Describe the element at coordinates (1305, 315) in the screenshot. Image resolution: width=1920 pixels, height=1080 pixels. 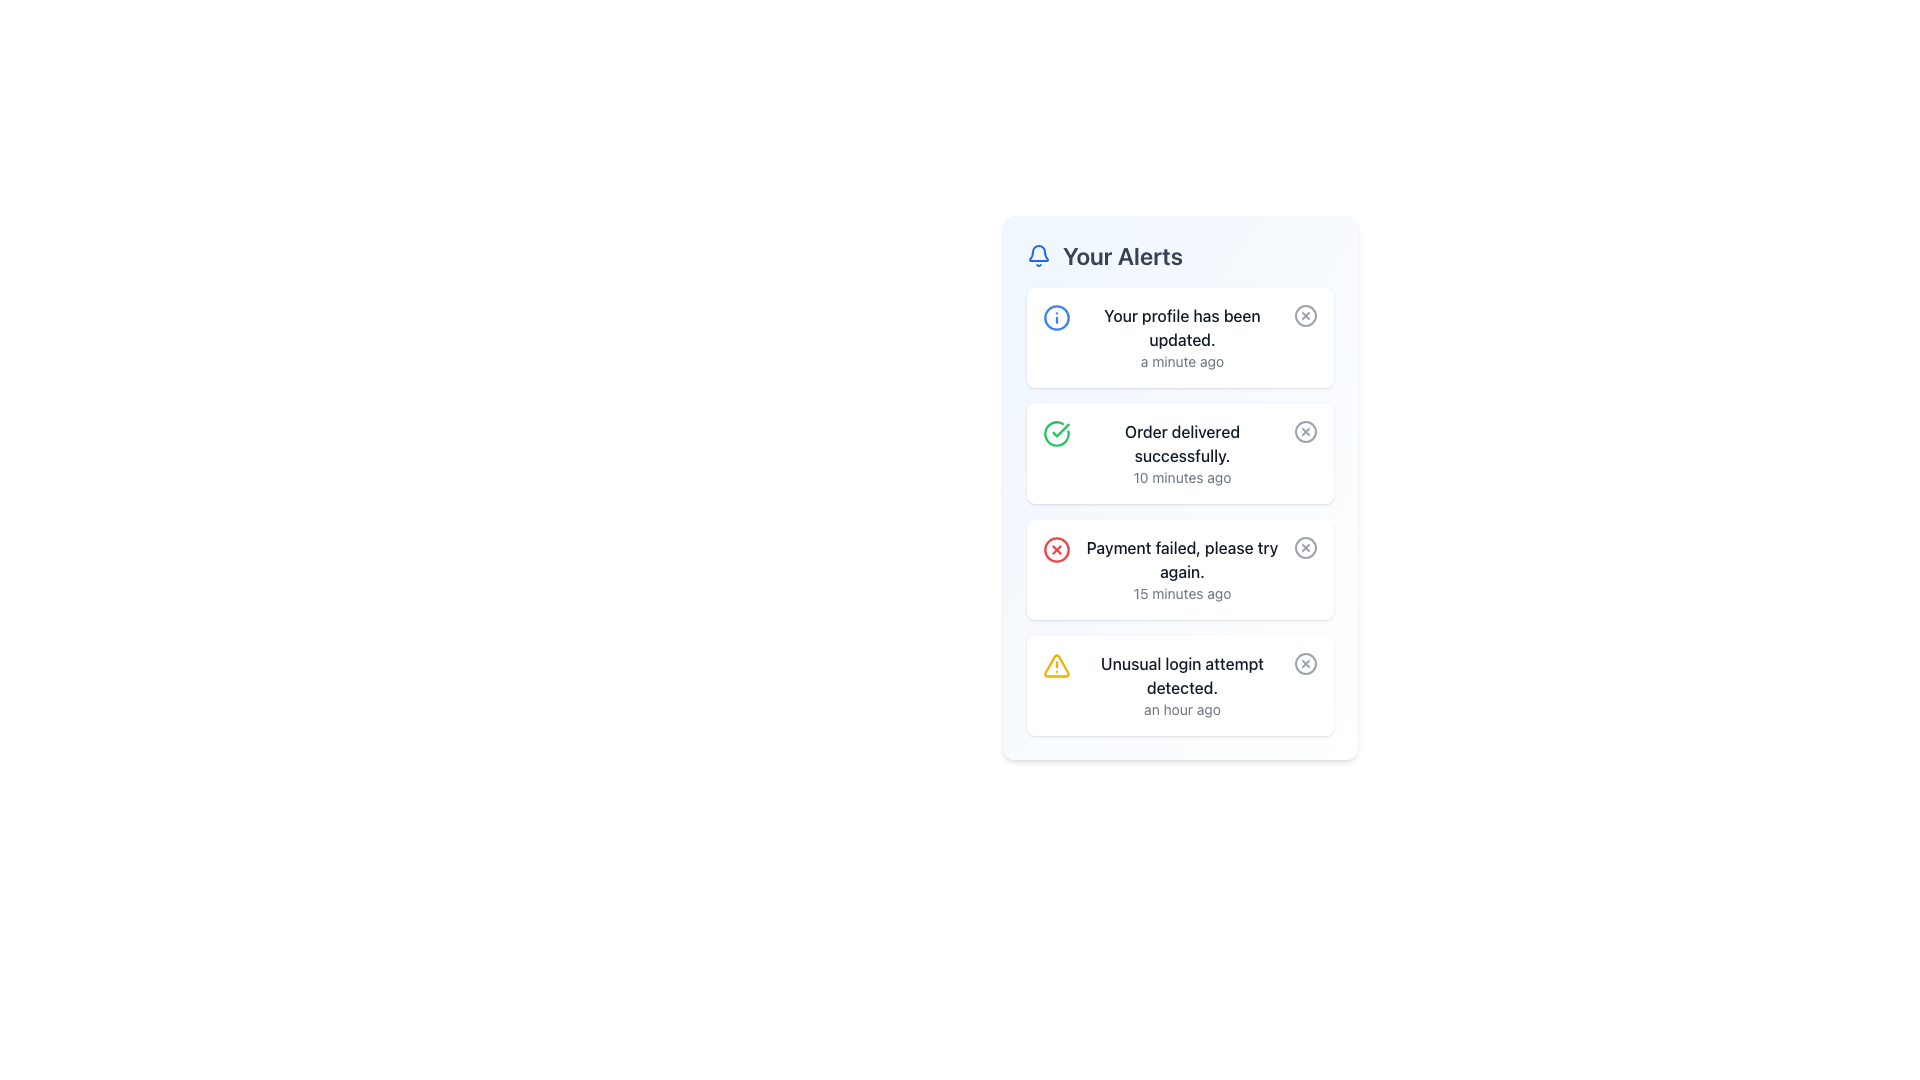
I see `the unfilled SVG circle icon located to the far-right of the first alert item in the alerts list` at that location.